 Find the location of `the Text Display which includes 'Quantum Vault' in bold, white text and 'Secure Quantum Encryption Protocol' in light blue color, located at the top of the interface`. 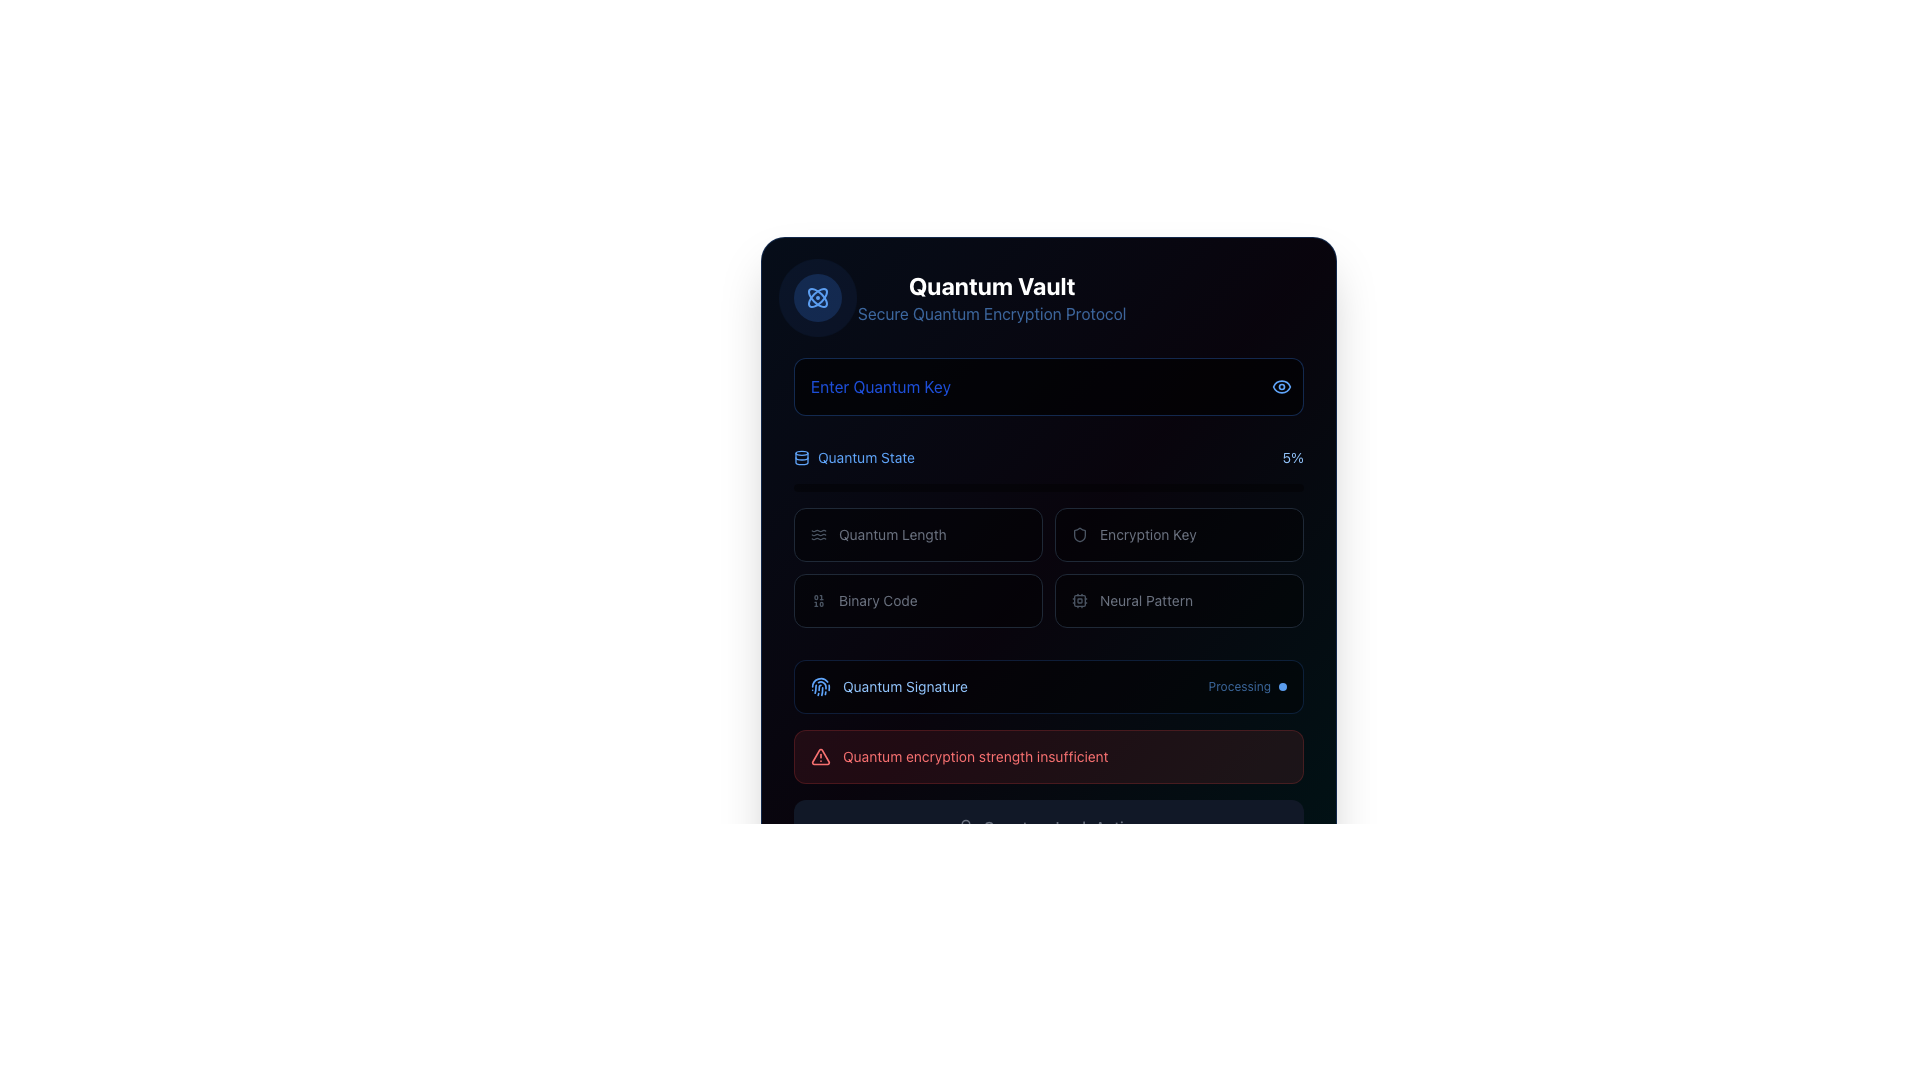

the Text Display which includes 'Quantum Vault' in bold, white text and 'Secure Quantum Encryption Protocol' in light blue color, located at the top of the interface is located at coordinates (992, 297).